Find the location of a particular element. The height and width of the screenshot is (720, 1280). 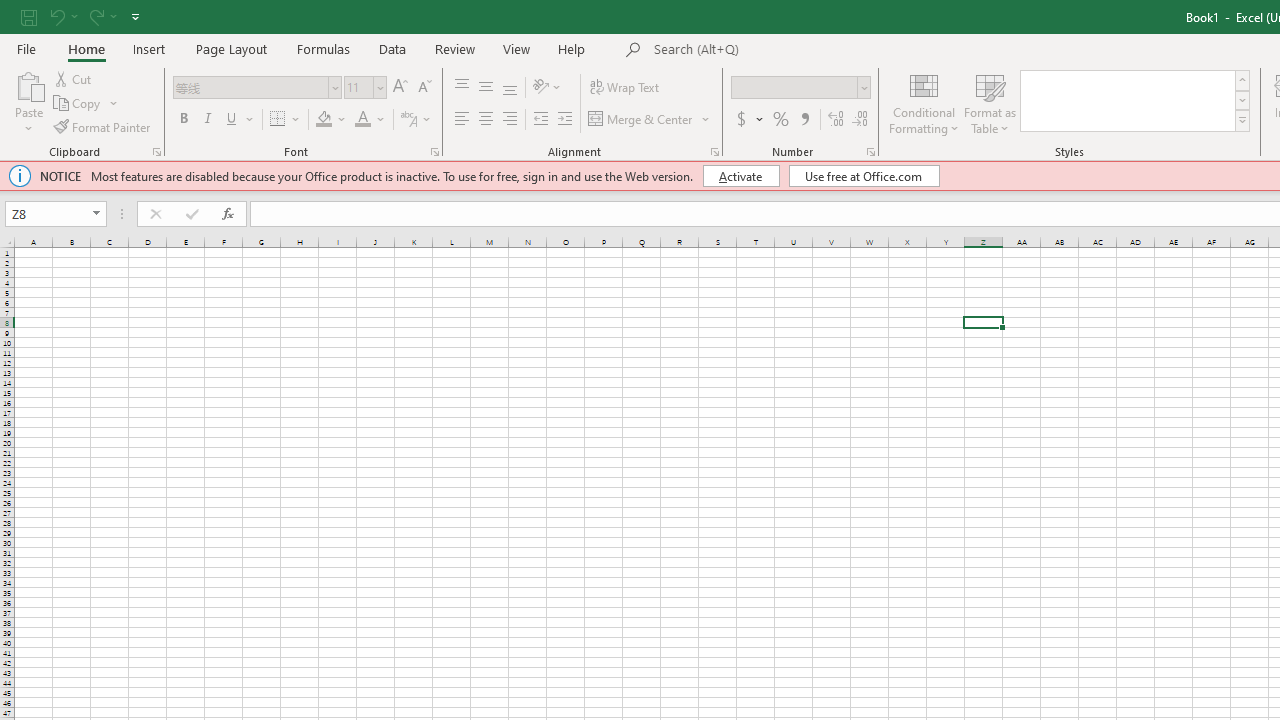

'Name Box' is located at coordinates (47, 214).